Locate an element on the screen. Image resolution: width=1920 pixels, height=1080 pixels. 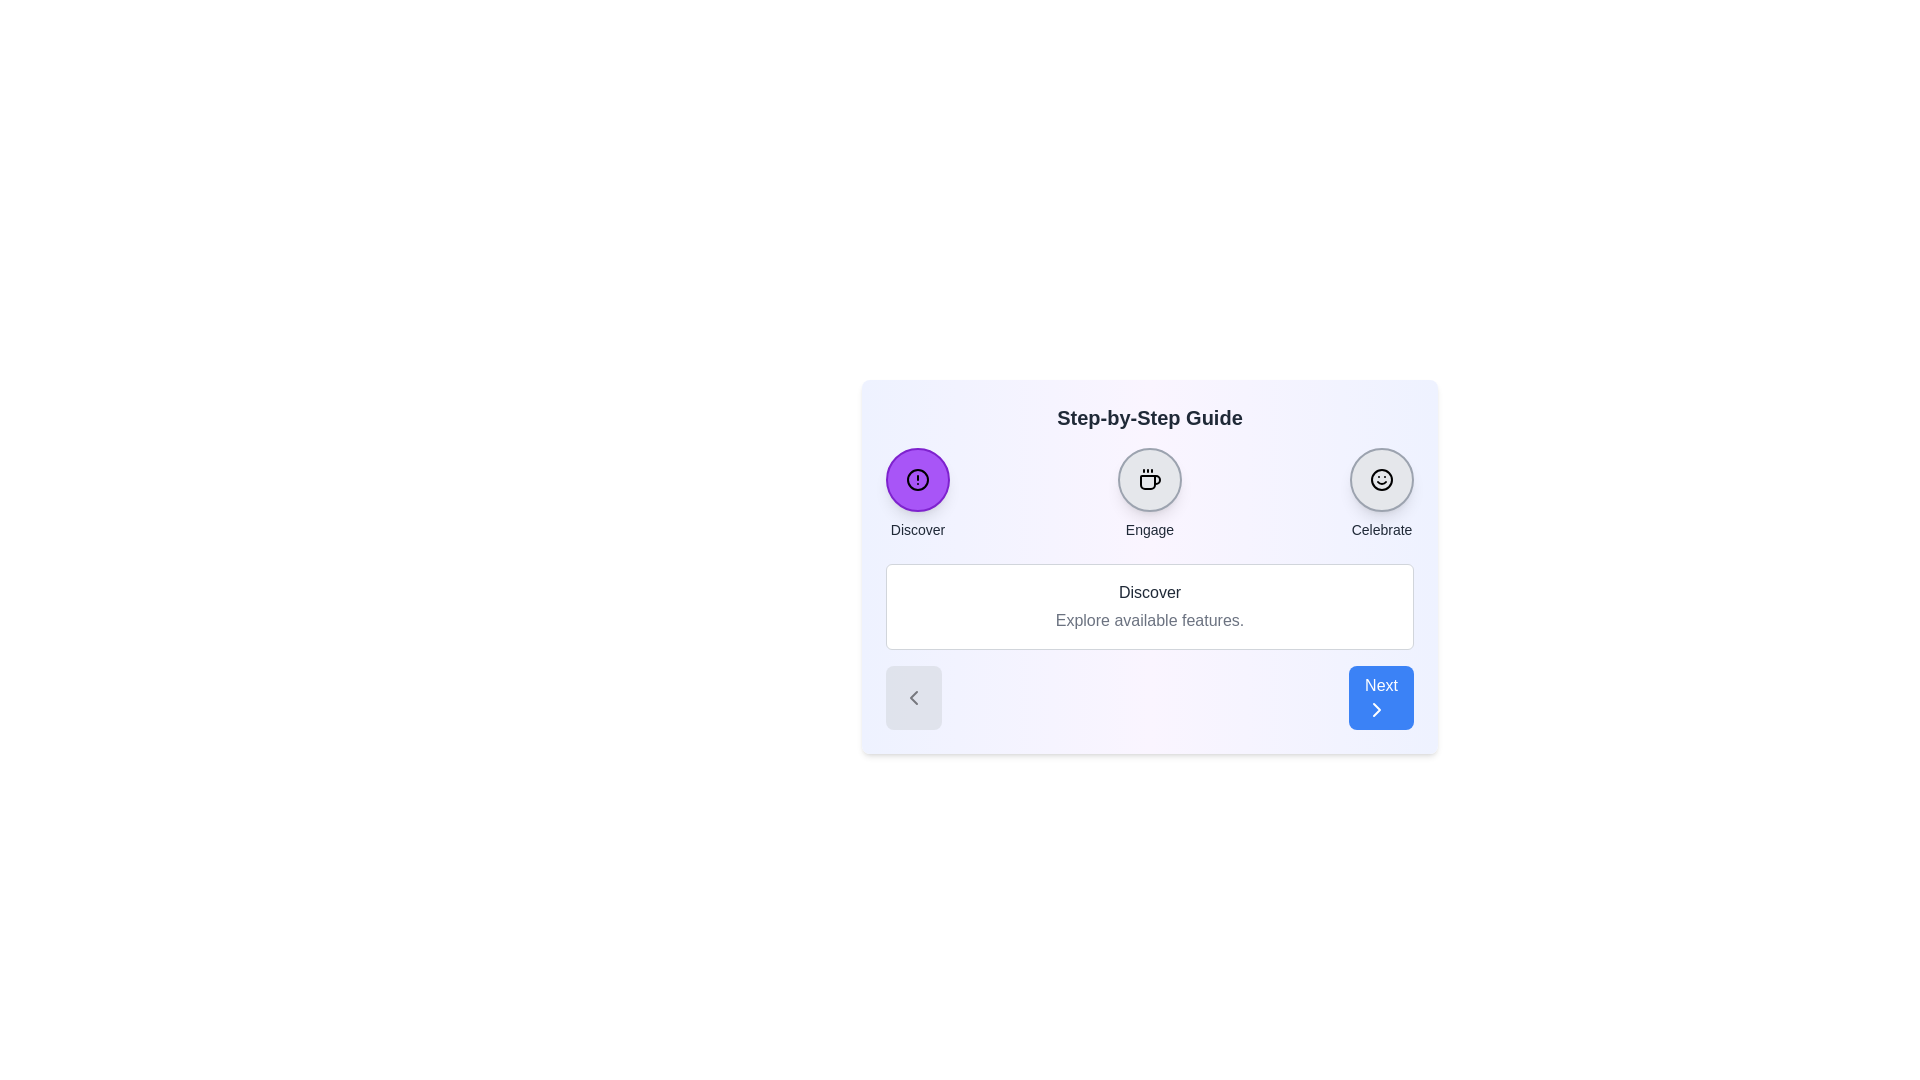
the circular icon with a black border on a purple background, featuring an exclamation mark in the center, located at the center of the 'Discover' button is located at coordinates (916, 479).